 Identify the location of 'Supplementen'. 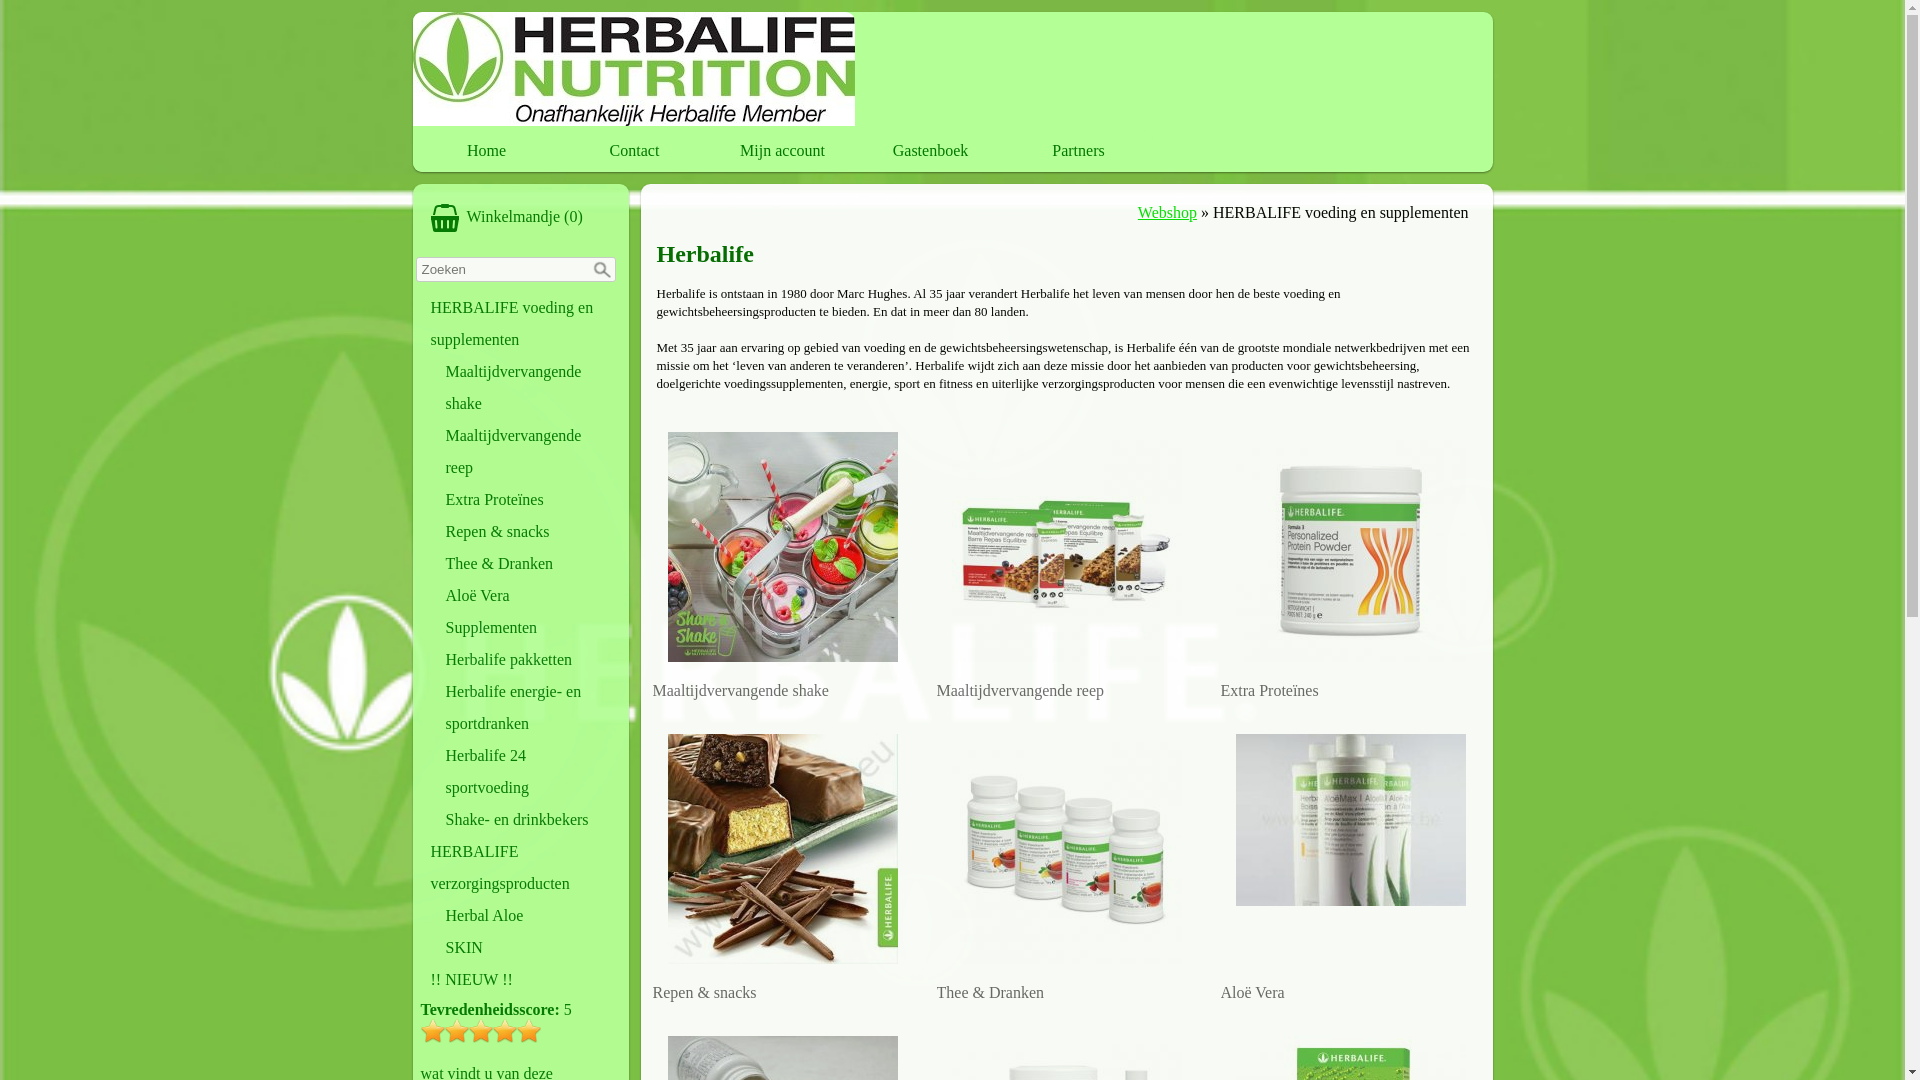
(527, 627).